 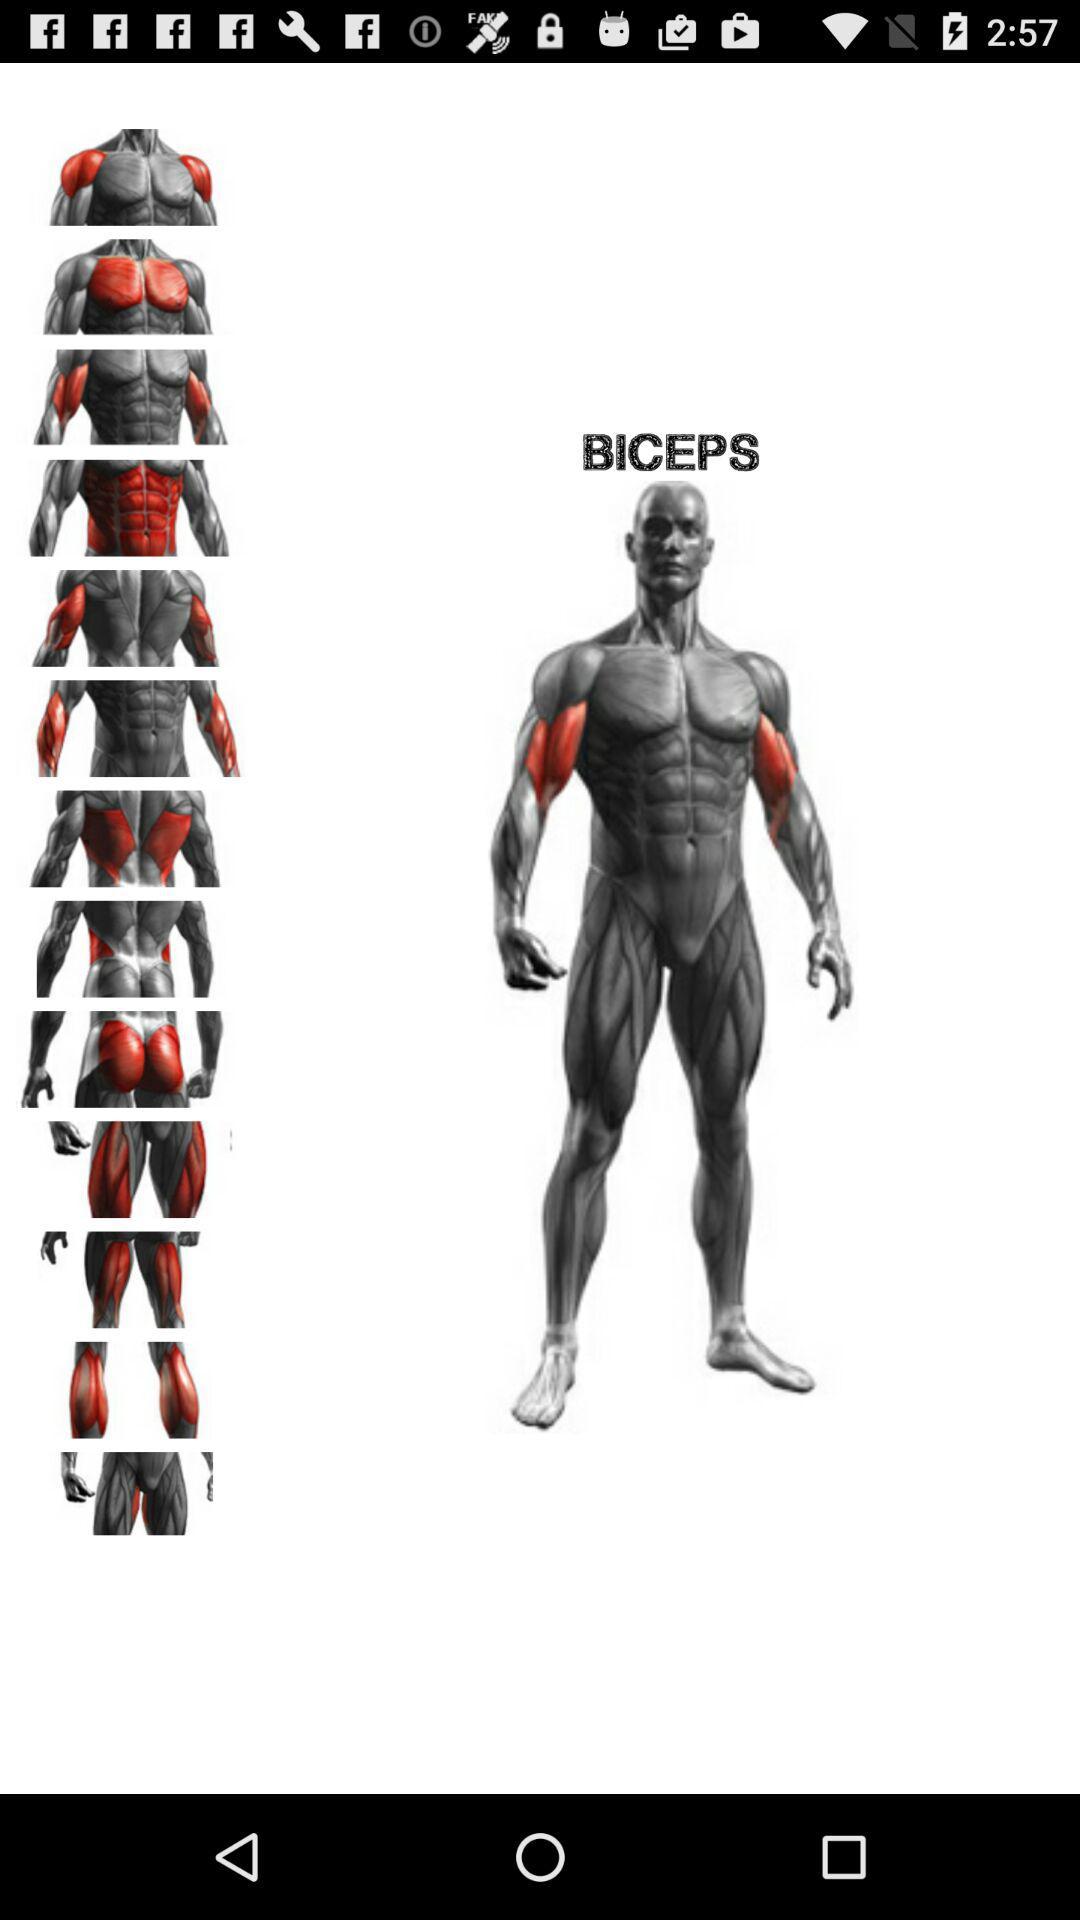 What do you see at coordinates (131, 610) in the screenshot?
I see `option` at bounding box center [131, 610].